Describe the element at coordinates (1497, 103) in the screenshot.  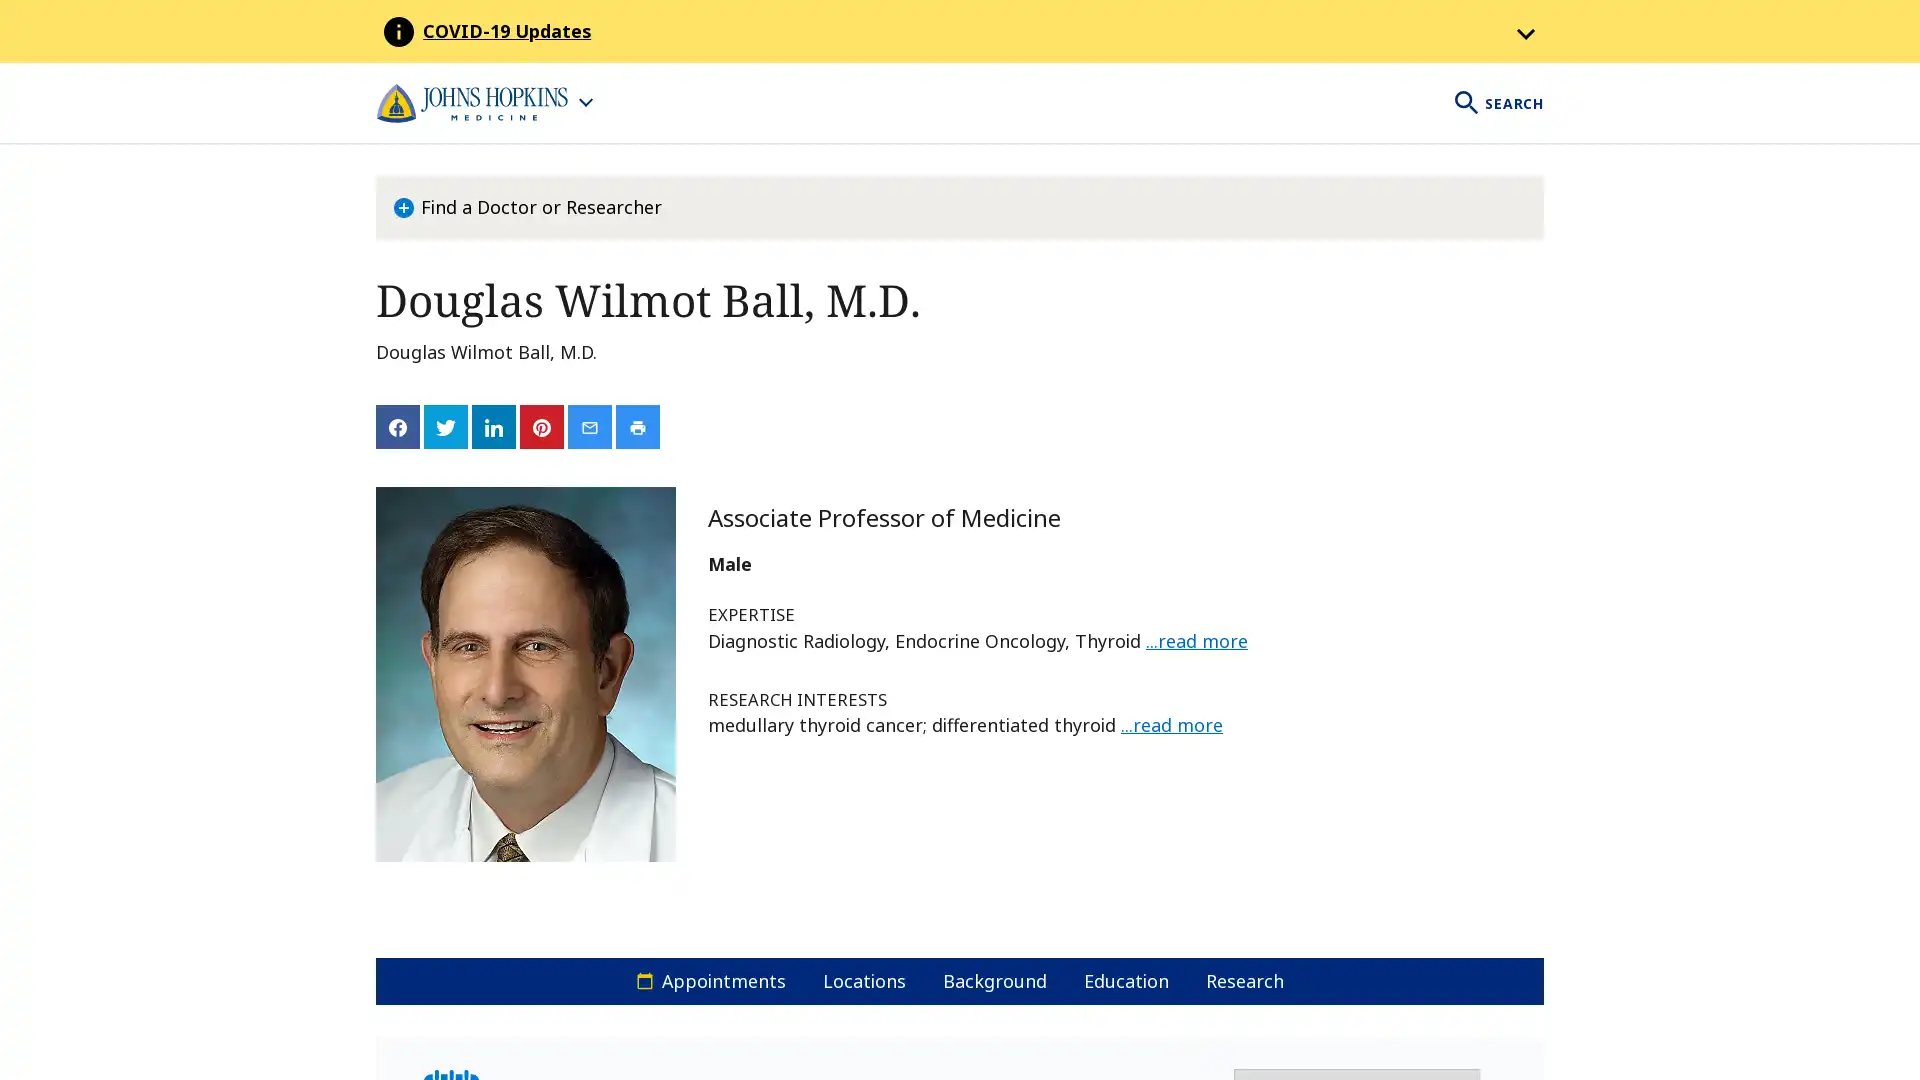
I see `SEARCH` at that location.